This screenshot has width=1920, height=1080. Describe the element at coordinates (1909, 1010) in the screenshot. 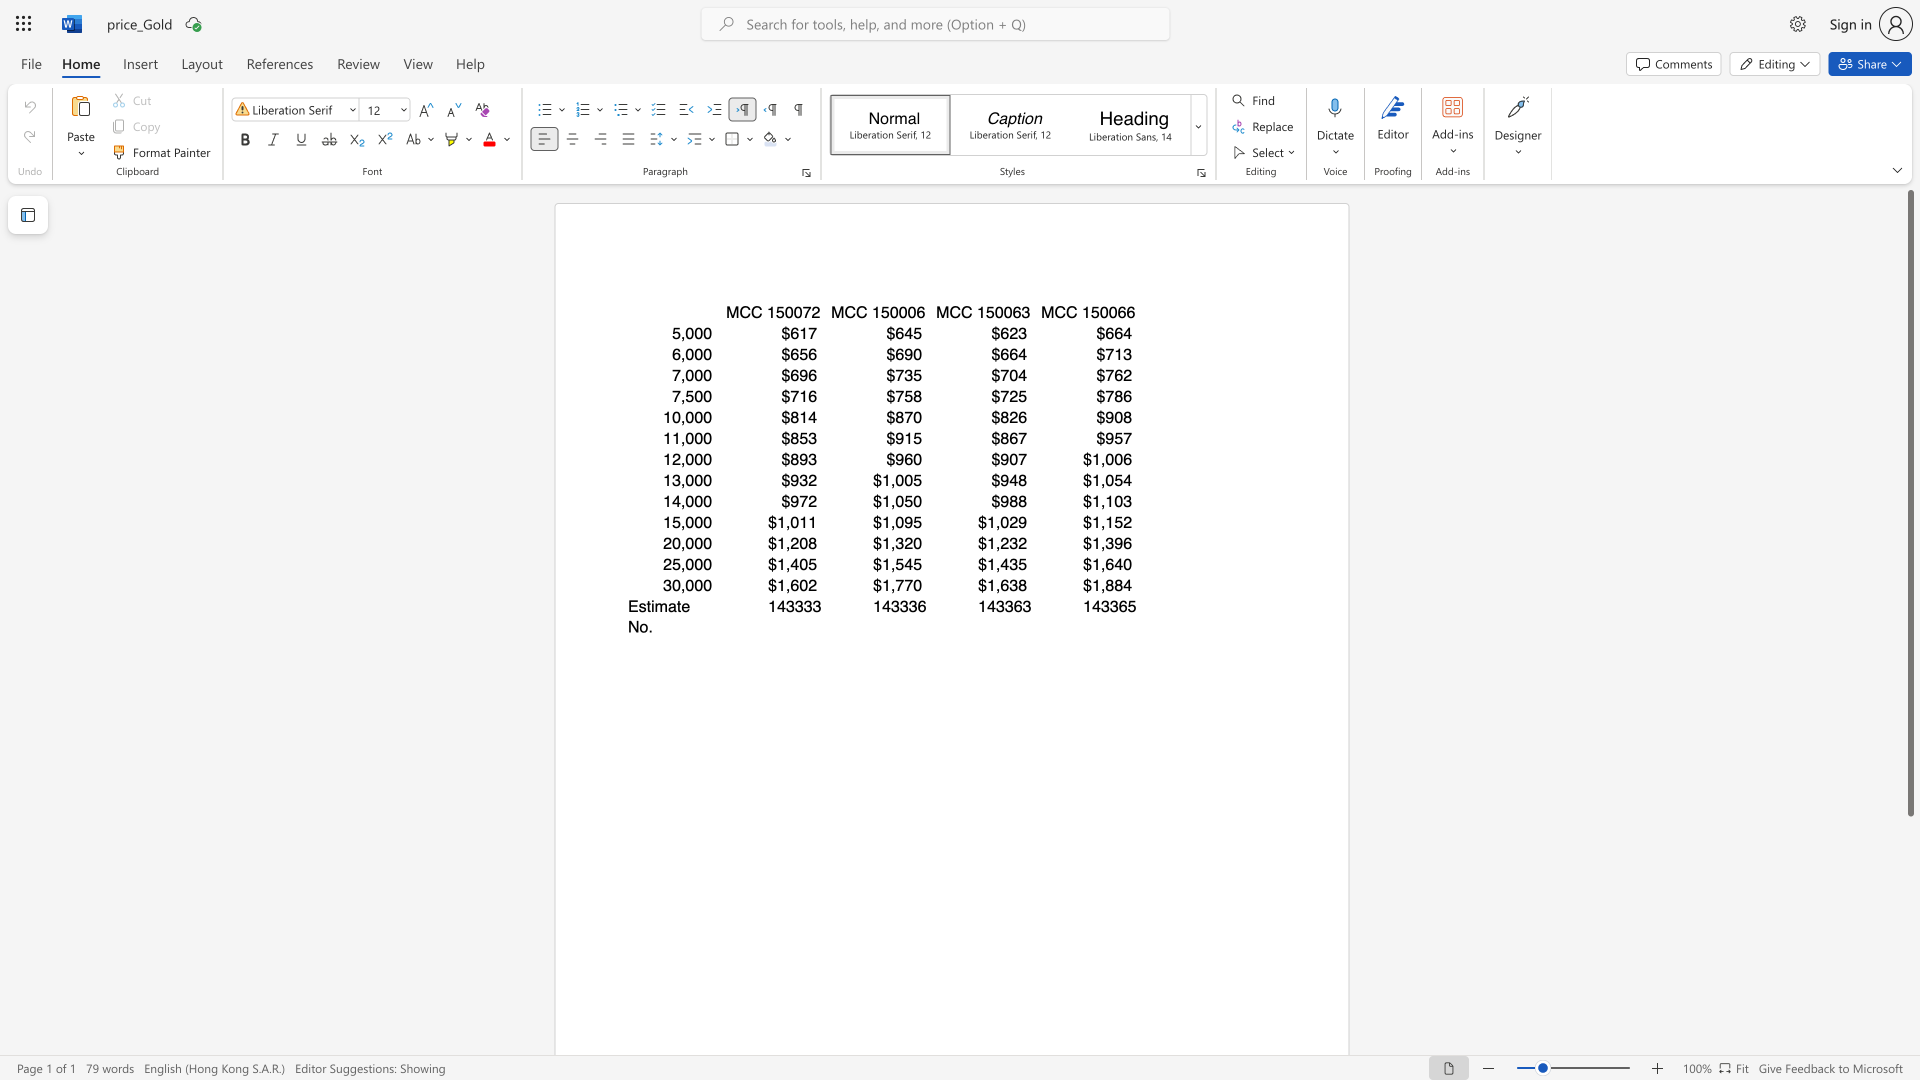

I see `the vertical scrollbar to lower the page content` at that location.